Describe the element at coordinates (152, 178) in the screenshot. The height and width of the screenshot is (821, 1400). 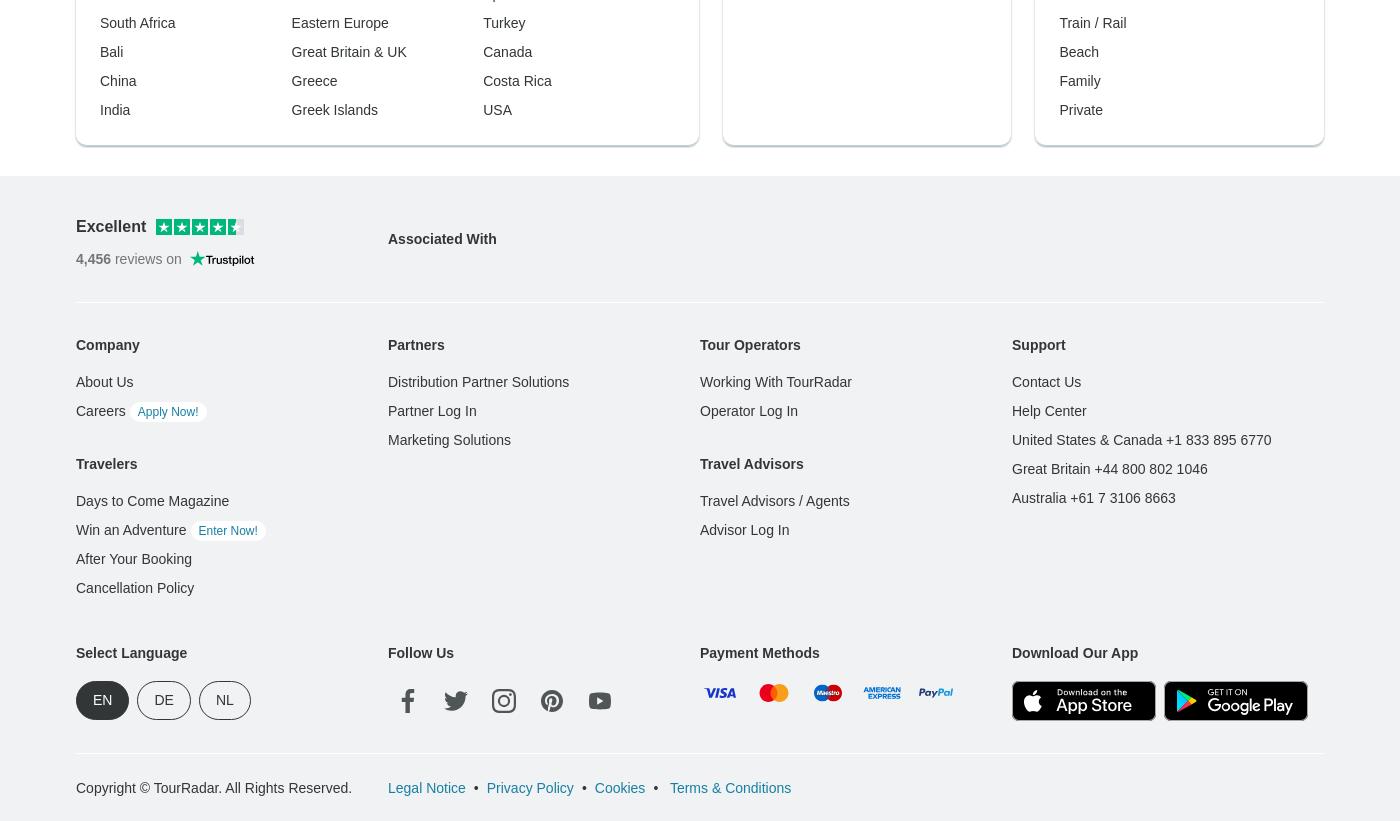
I see `'Days to Come Magazine'` at that location.